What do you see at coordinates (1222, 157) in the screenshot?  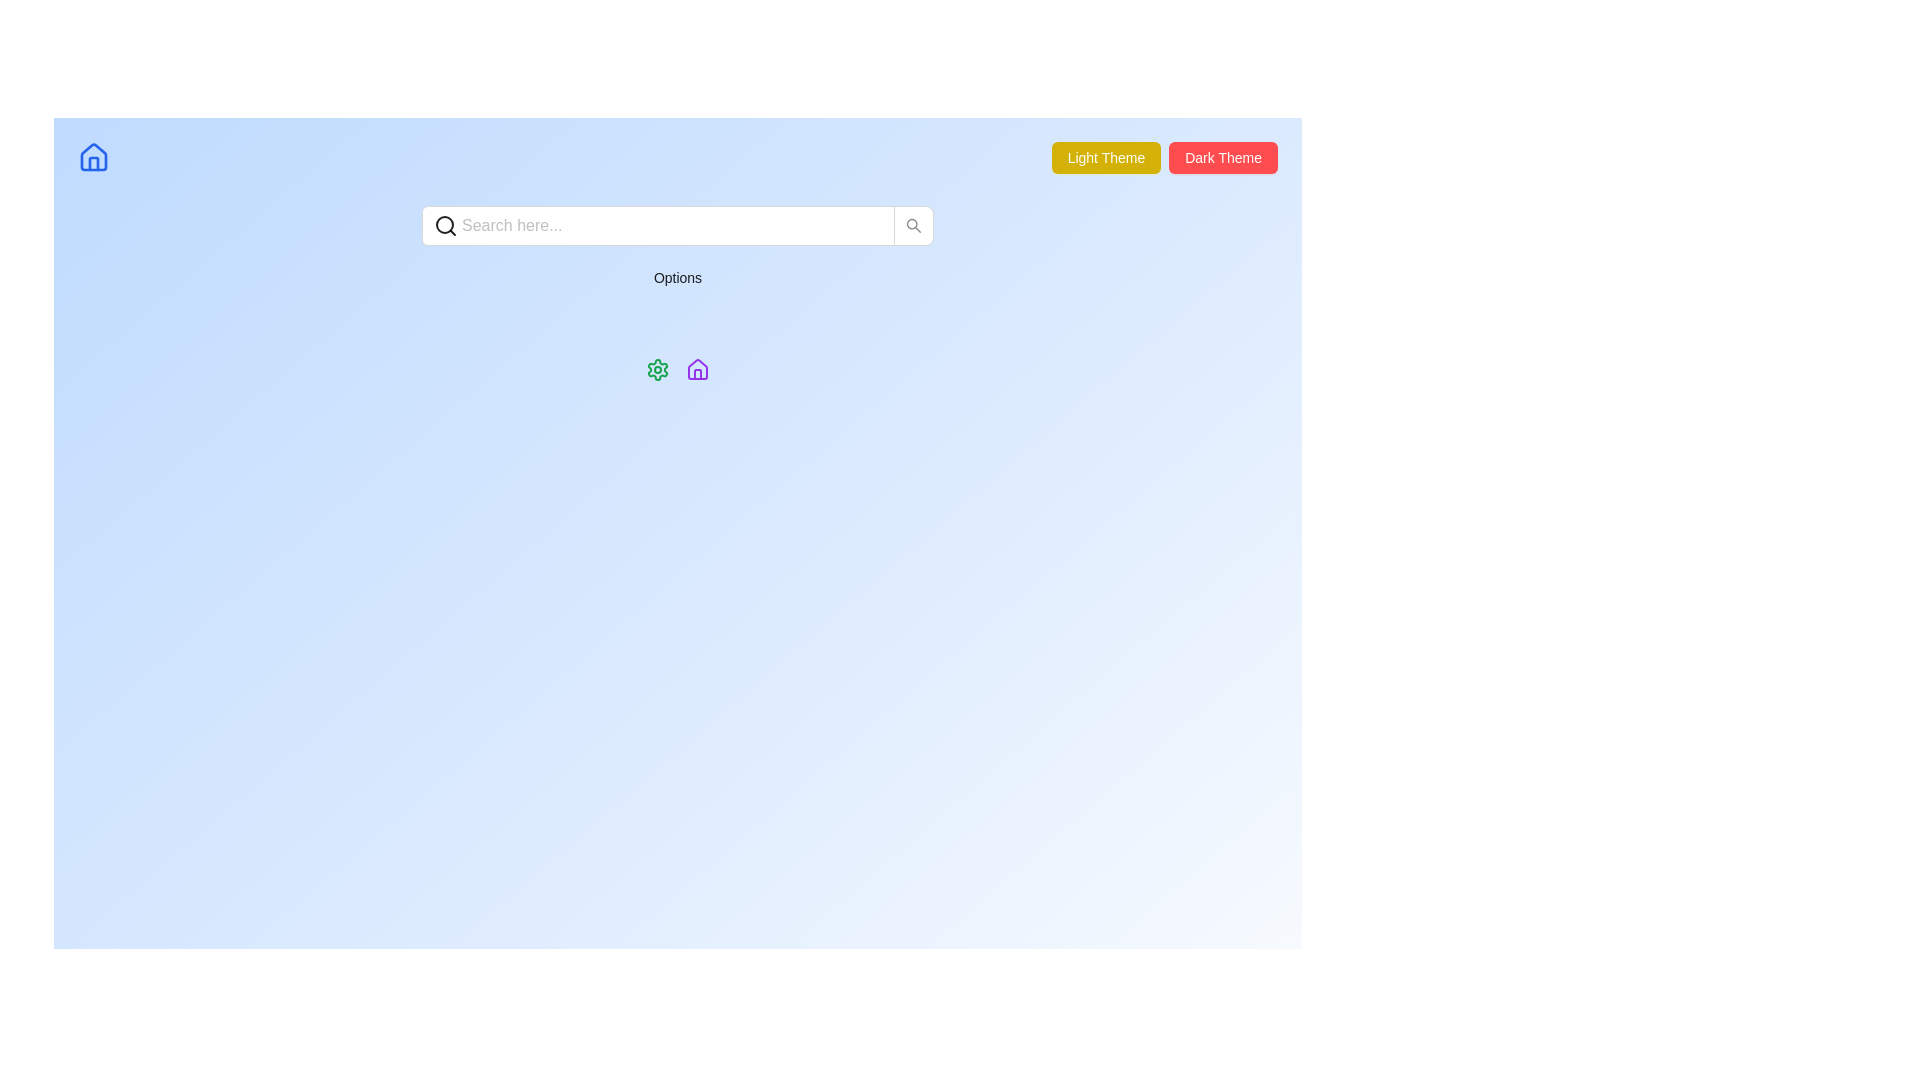 I see `the dark theme button located in the top-right section of the interface` at bounding box center [1222, 157].